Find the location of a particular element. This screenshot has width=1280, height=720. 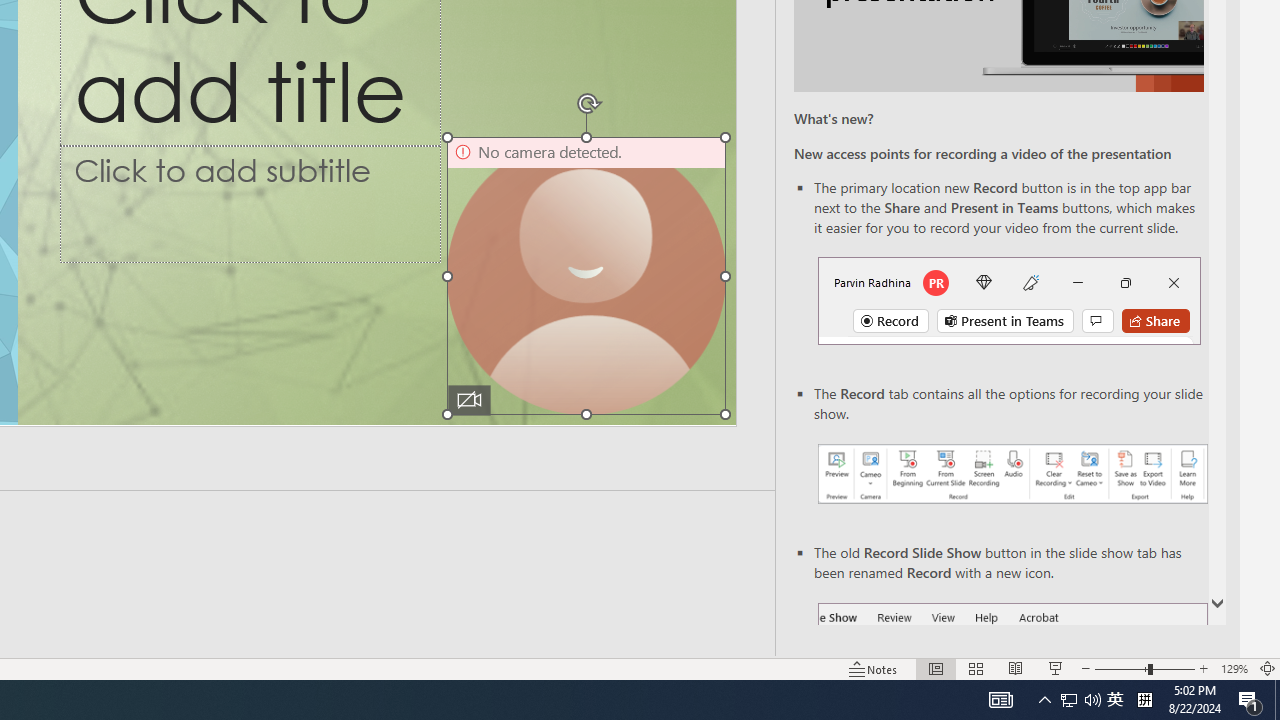

'Subtitle TextBox' is located at coordinates (249, 203).